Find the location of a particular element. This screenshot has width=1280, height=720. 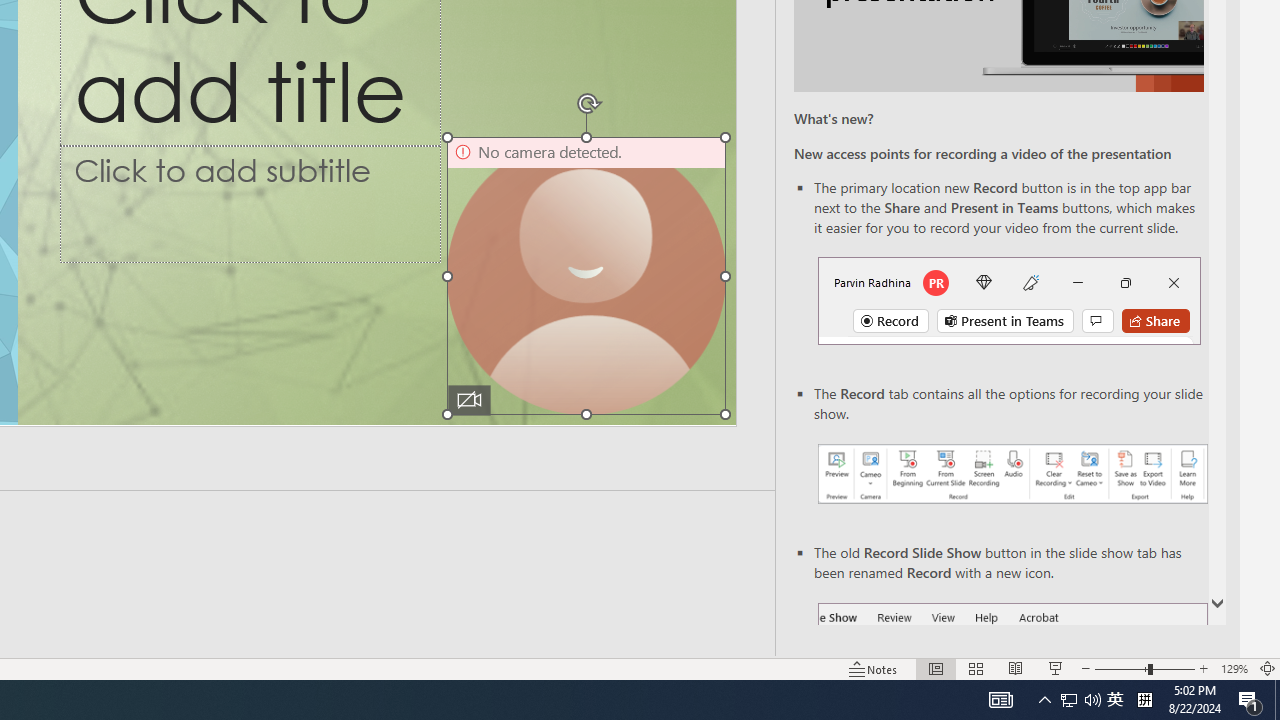

'Subtitle TextBox' is located at coordinates (249, 203).